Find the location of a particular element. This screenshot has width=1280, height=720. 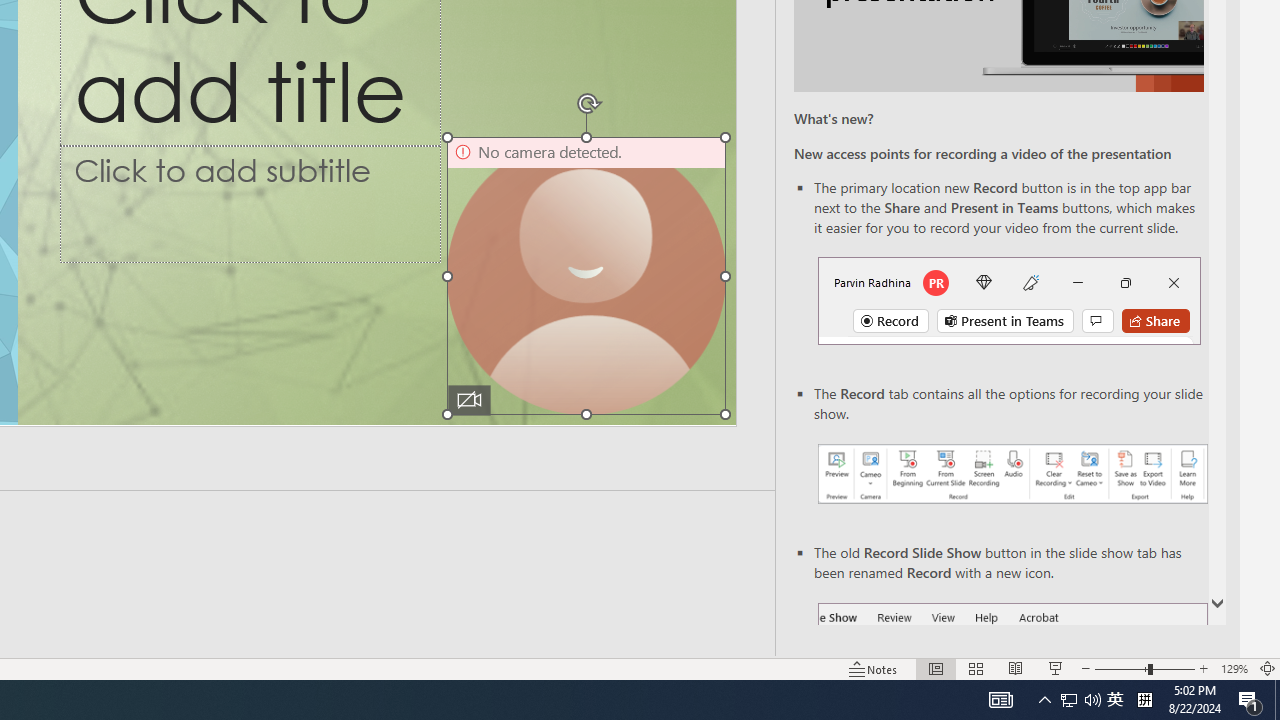

'Subtitle TextBox' is located at coordinates (249, 203).